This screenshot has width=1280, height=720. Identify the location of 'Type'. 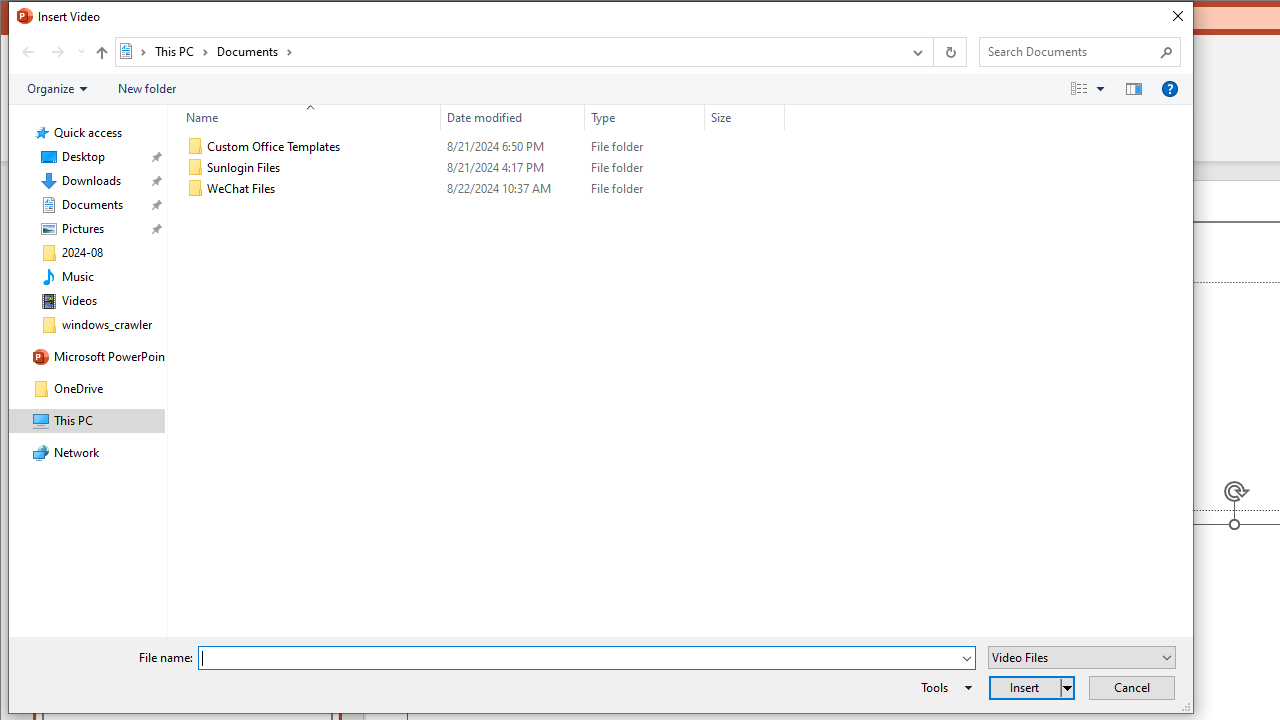
(645, 117).